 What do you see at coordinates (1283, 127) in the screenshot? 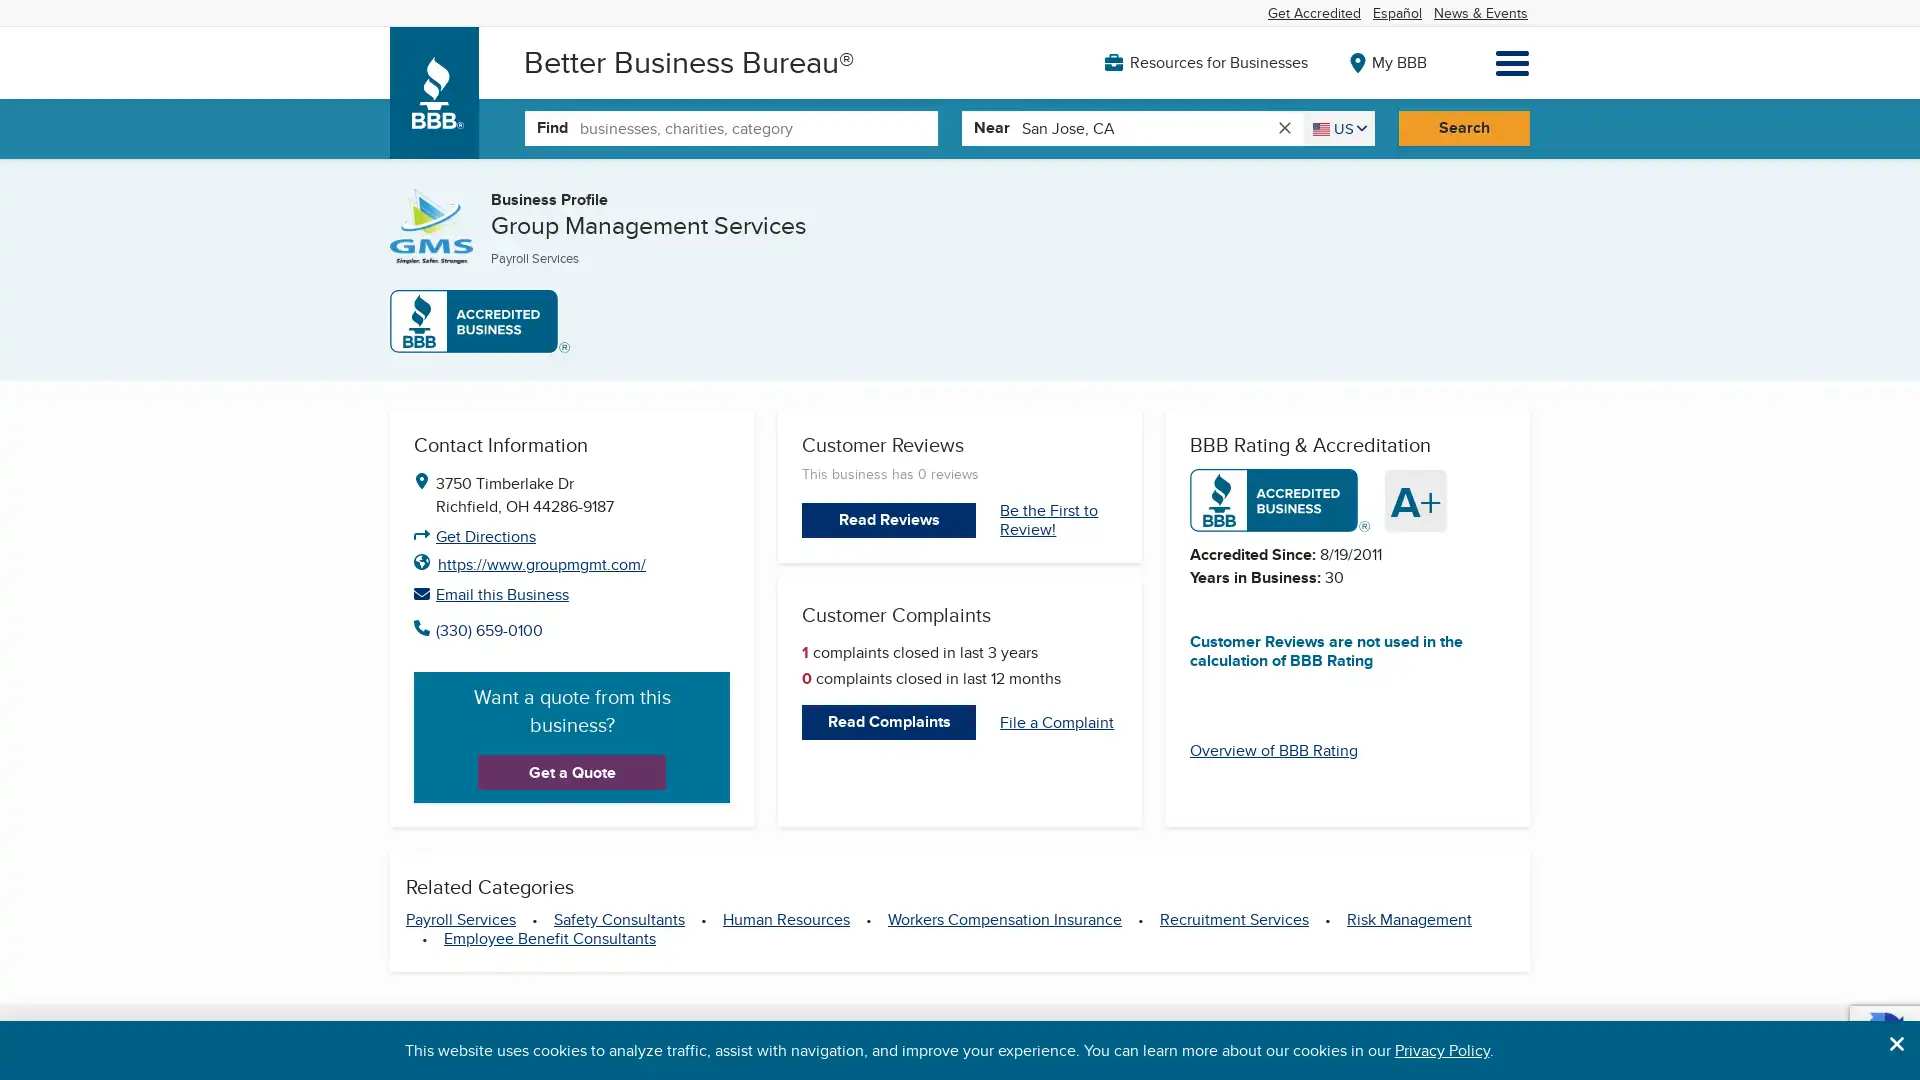
I see `clear search` at bounding box center [1283, 127].